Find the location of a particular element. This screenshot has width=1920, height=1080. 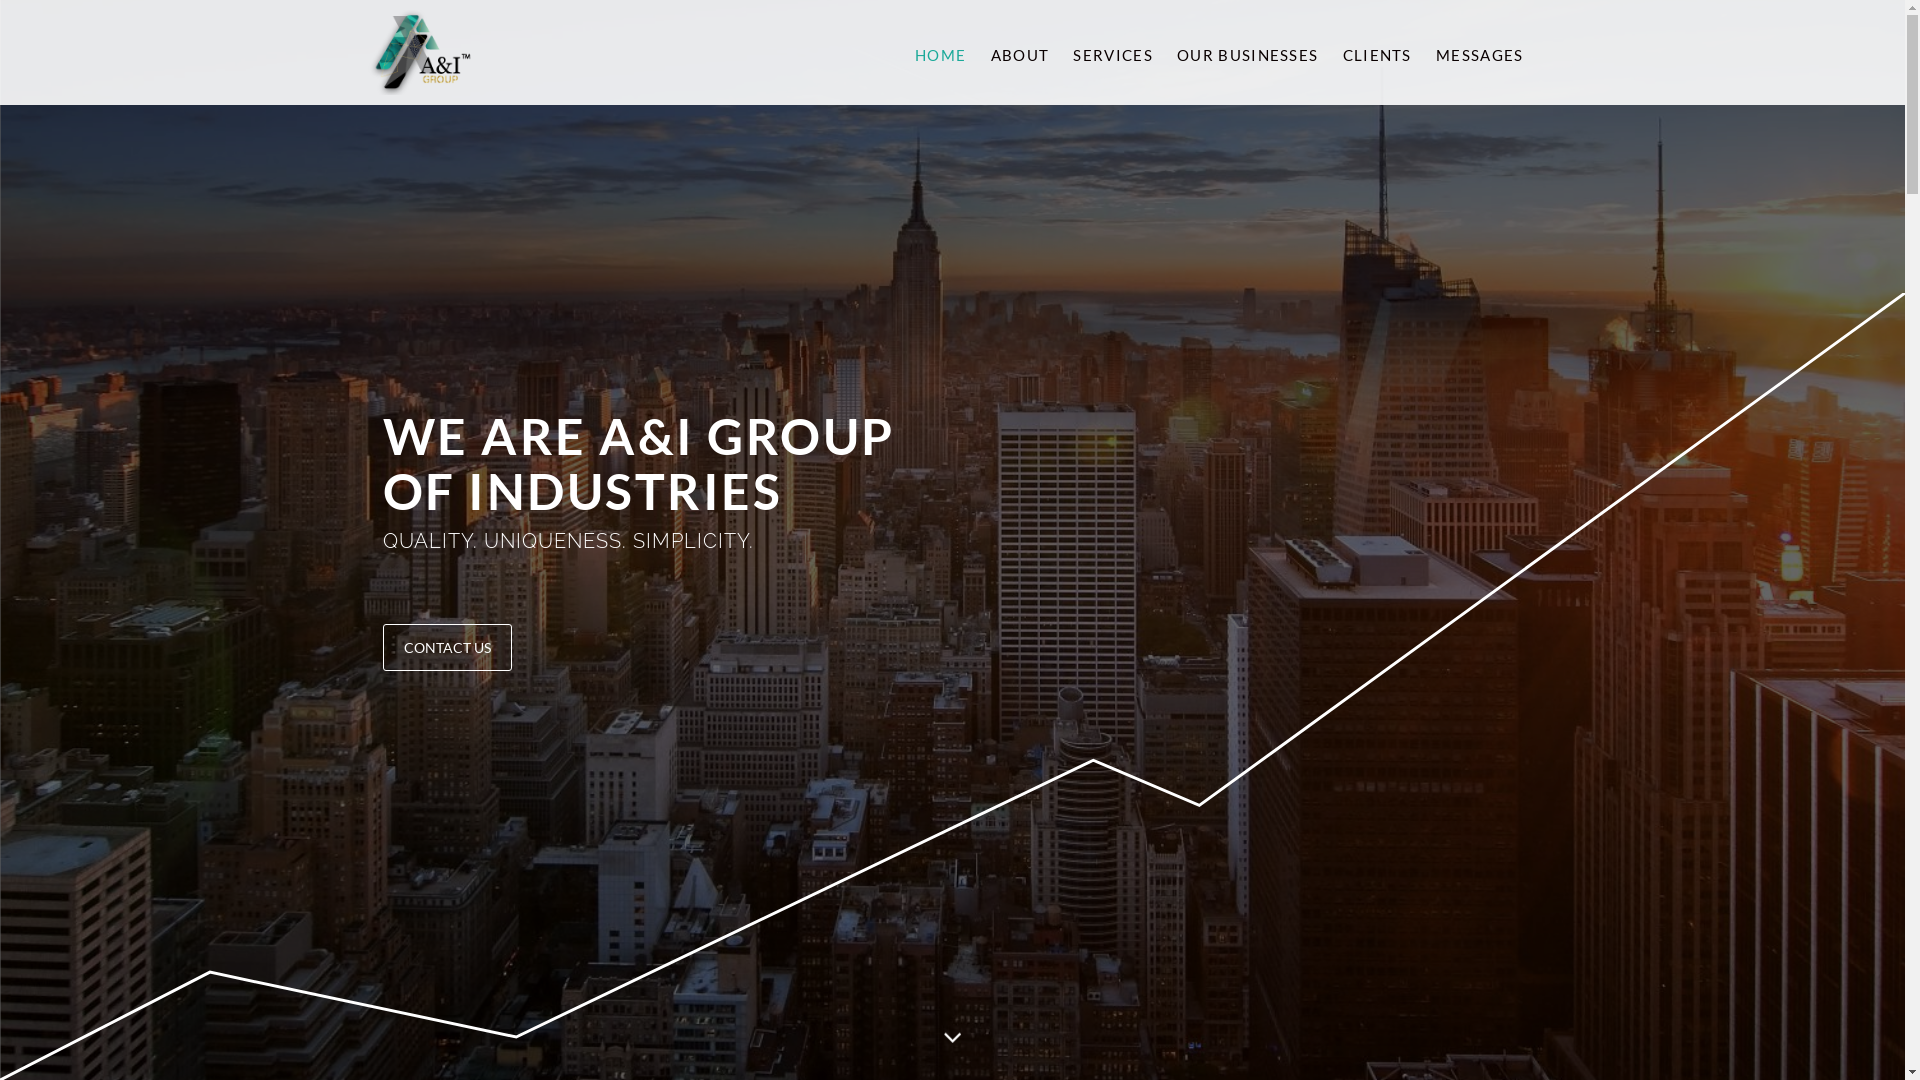

' SERVICES' is located at coordinates (1109, 51).